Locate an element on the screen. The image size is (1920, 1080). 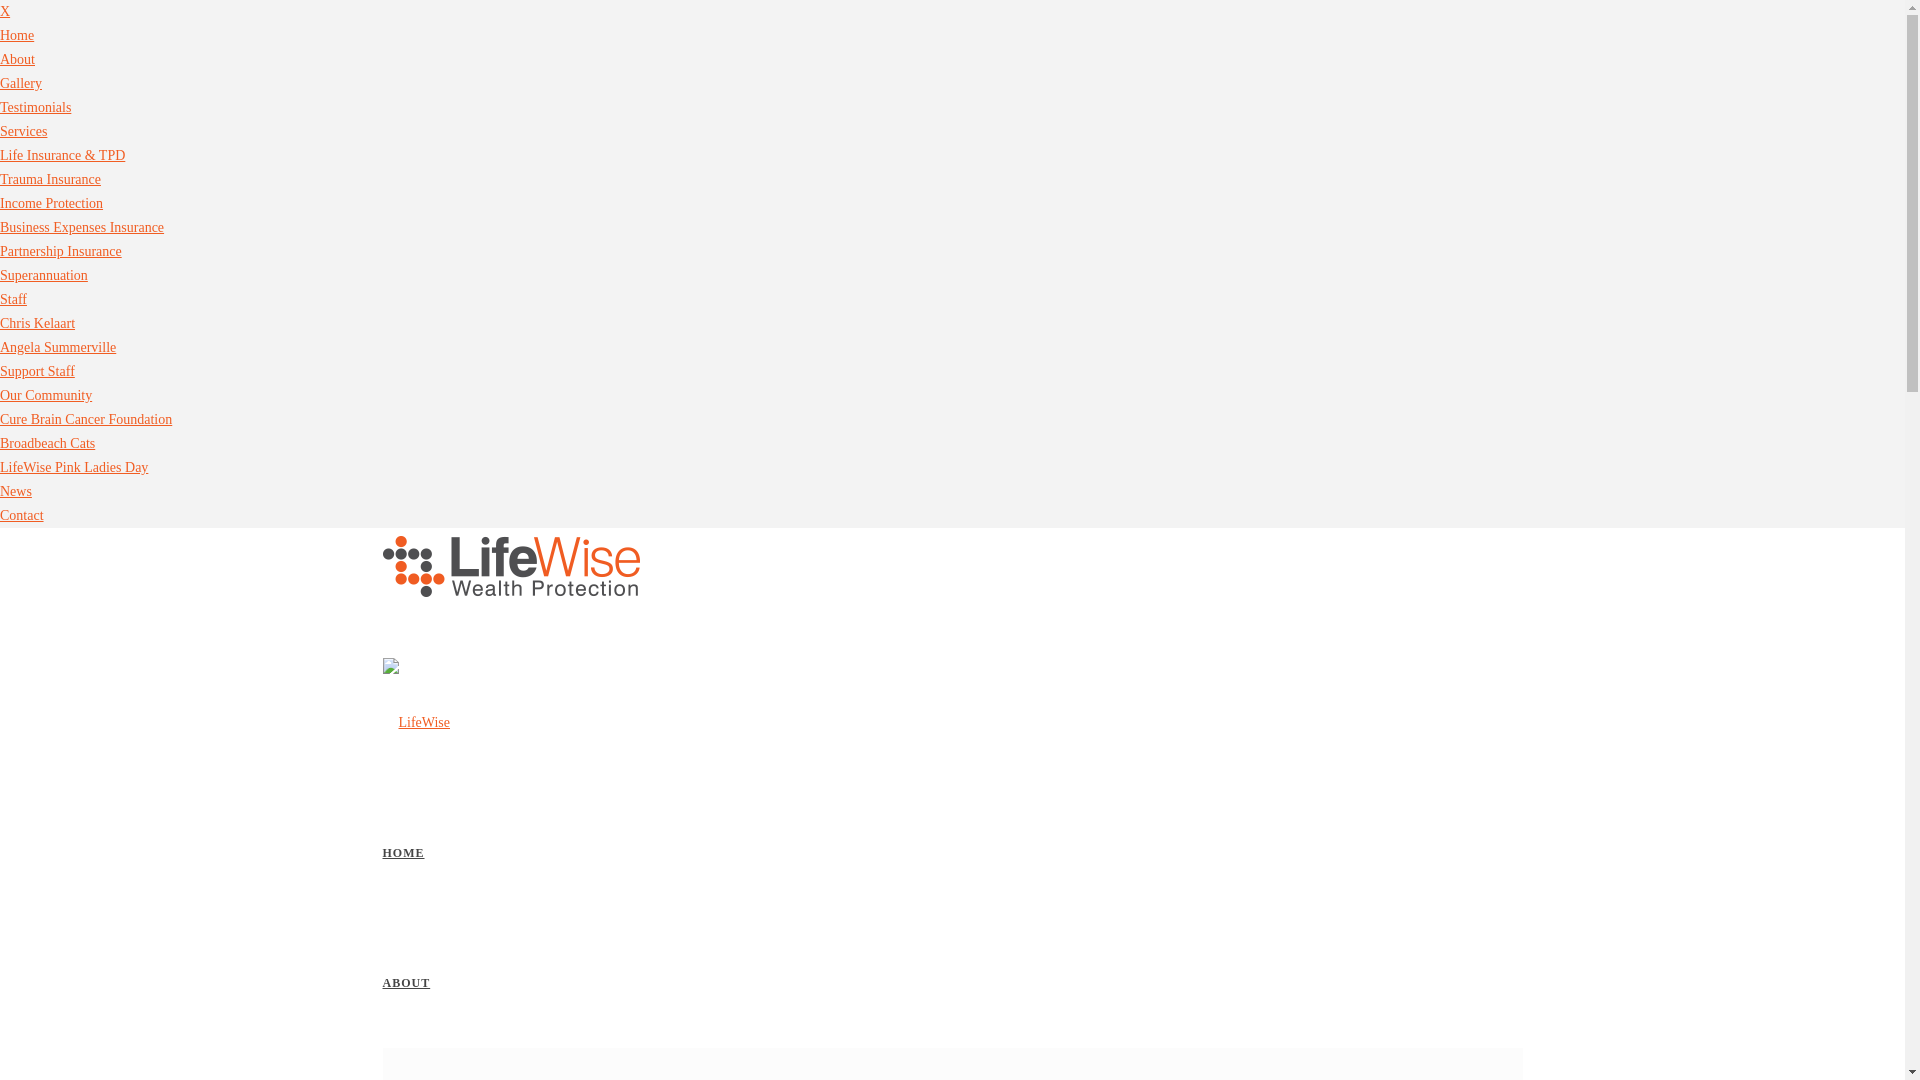
'Angela Summerville' is located at coordinates (57, 346).